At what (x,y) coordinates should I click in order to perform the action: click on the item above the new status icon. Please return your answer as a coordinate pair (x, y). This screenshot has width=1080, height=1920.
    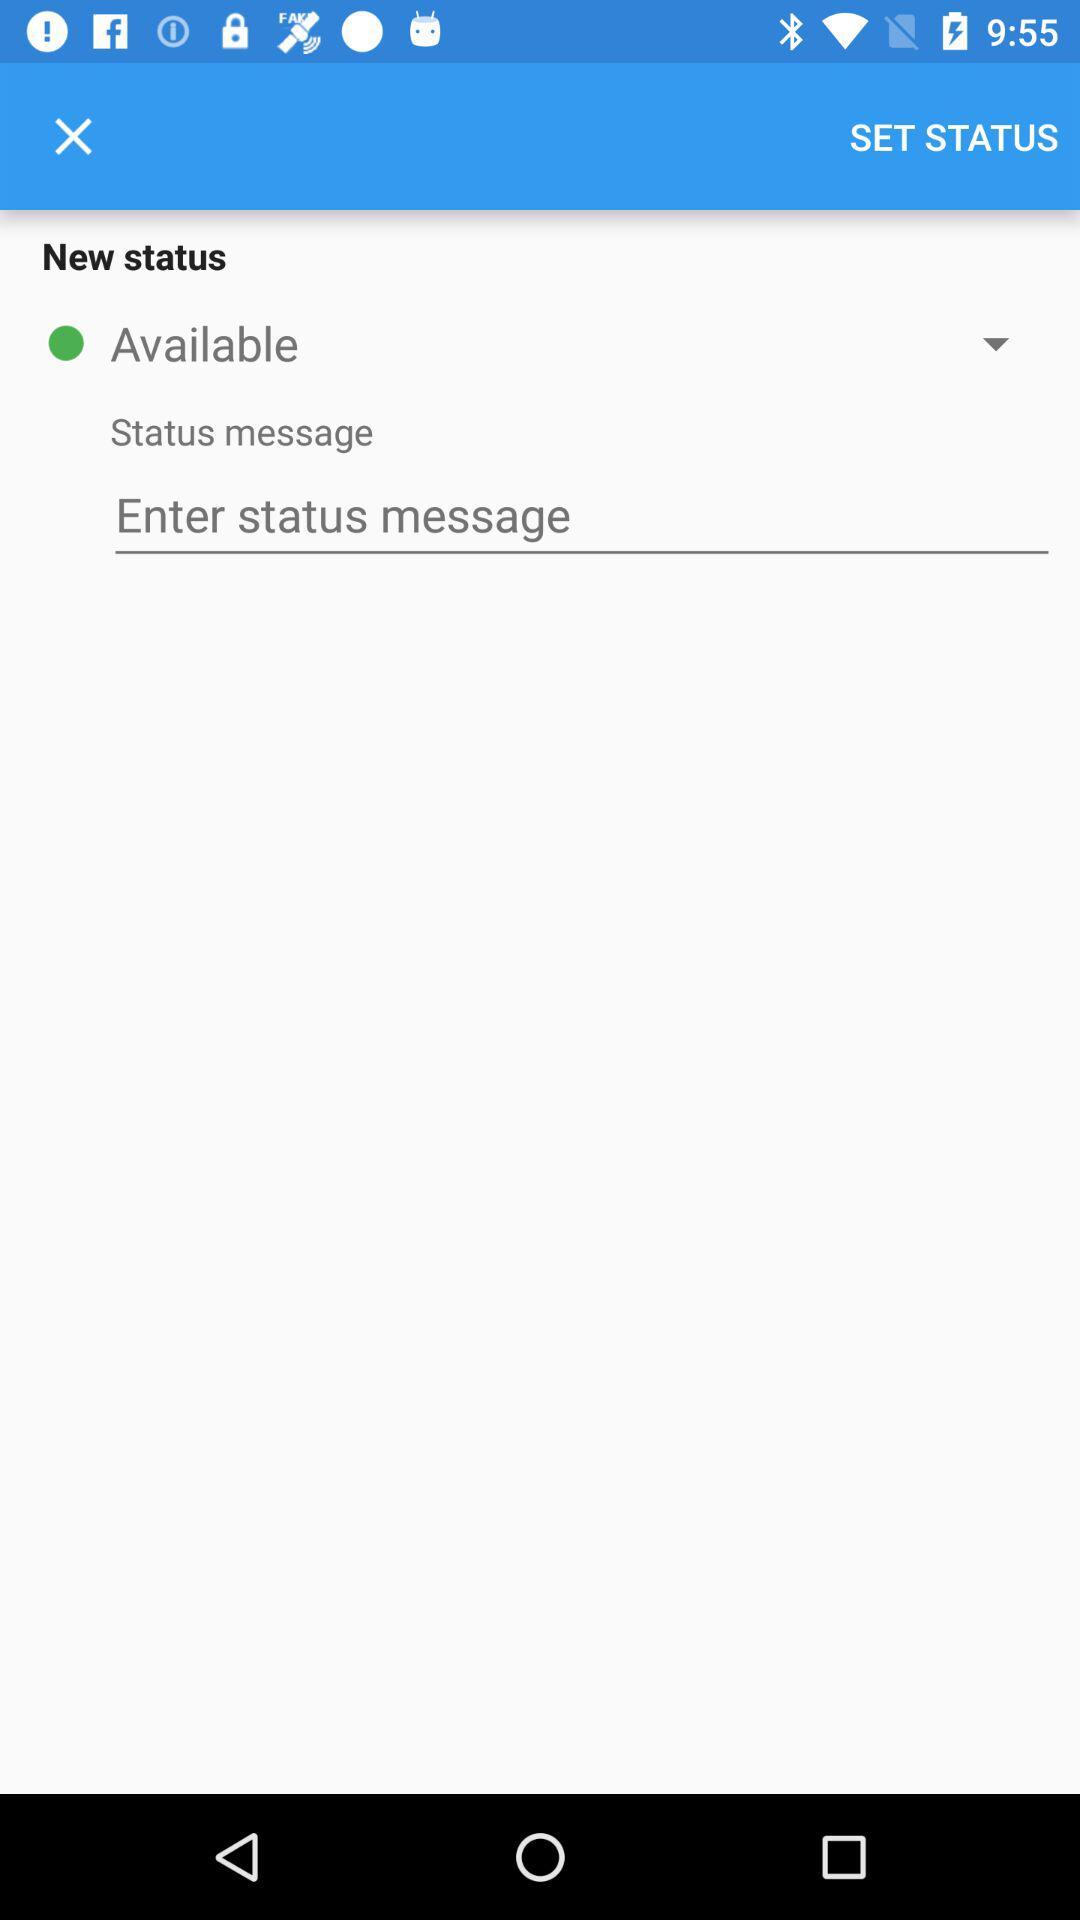
    Looking at the image, I should click on (953, 135).